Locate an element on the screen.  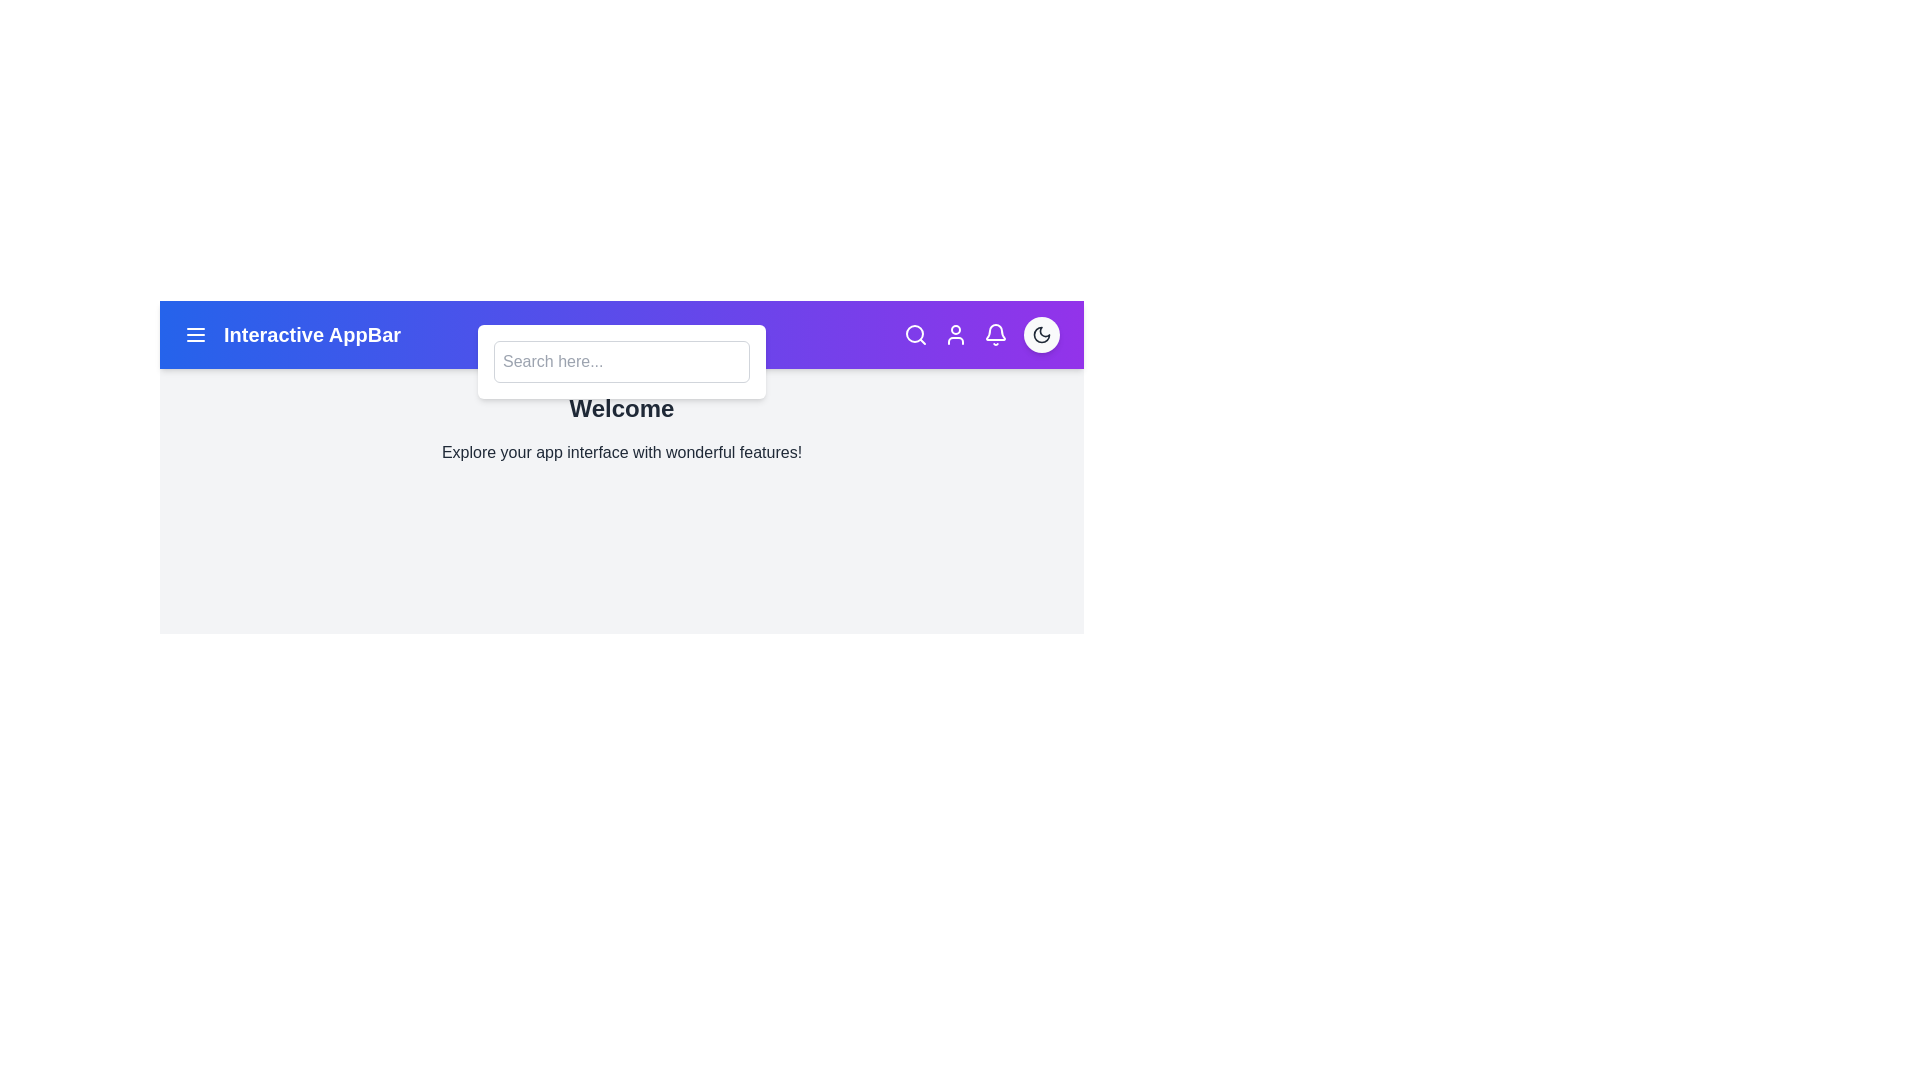
menu icon to open the navigation options is located at coordinates (196, 334).